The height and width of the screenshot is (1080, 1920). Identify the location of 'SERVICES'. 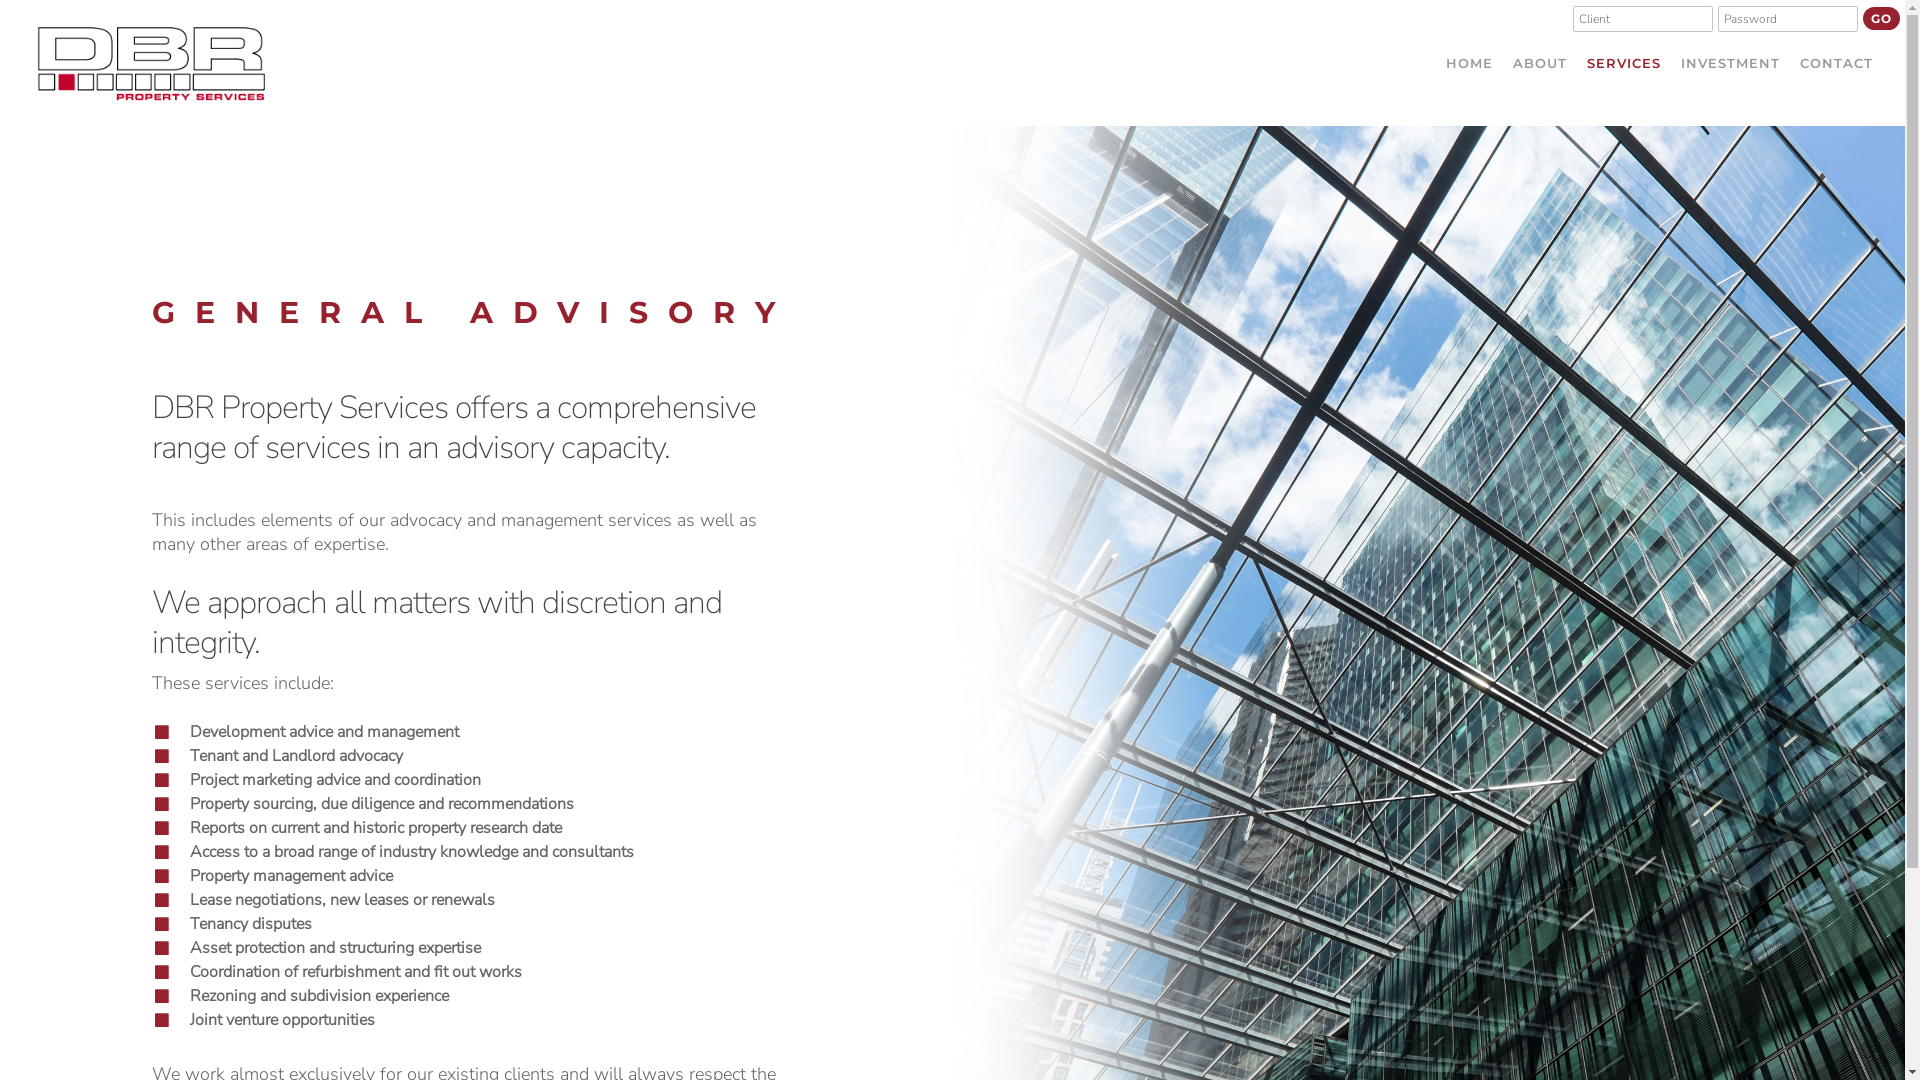
(1576, 61).